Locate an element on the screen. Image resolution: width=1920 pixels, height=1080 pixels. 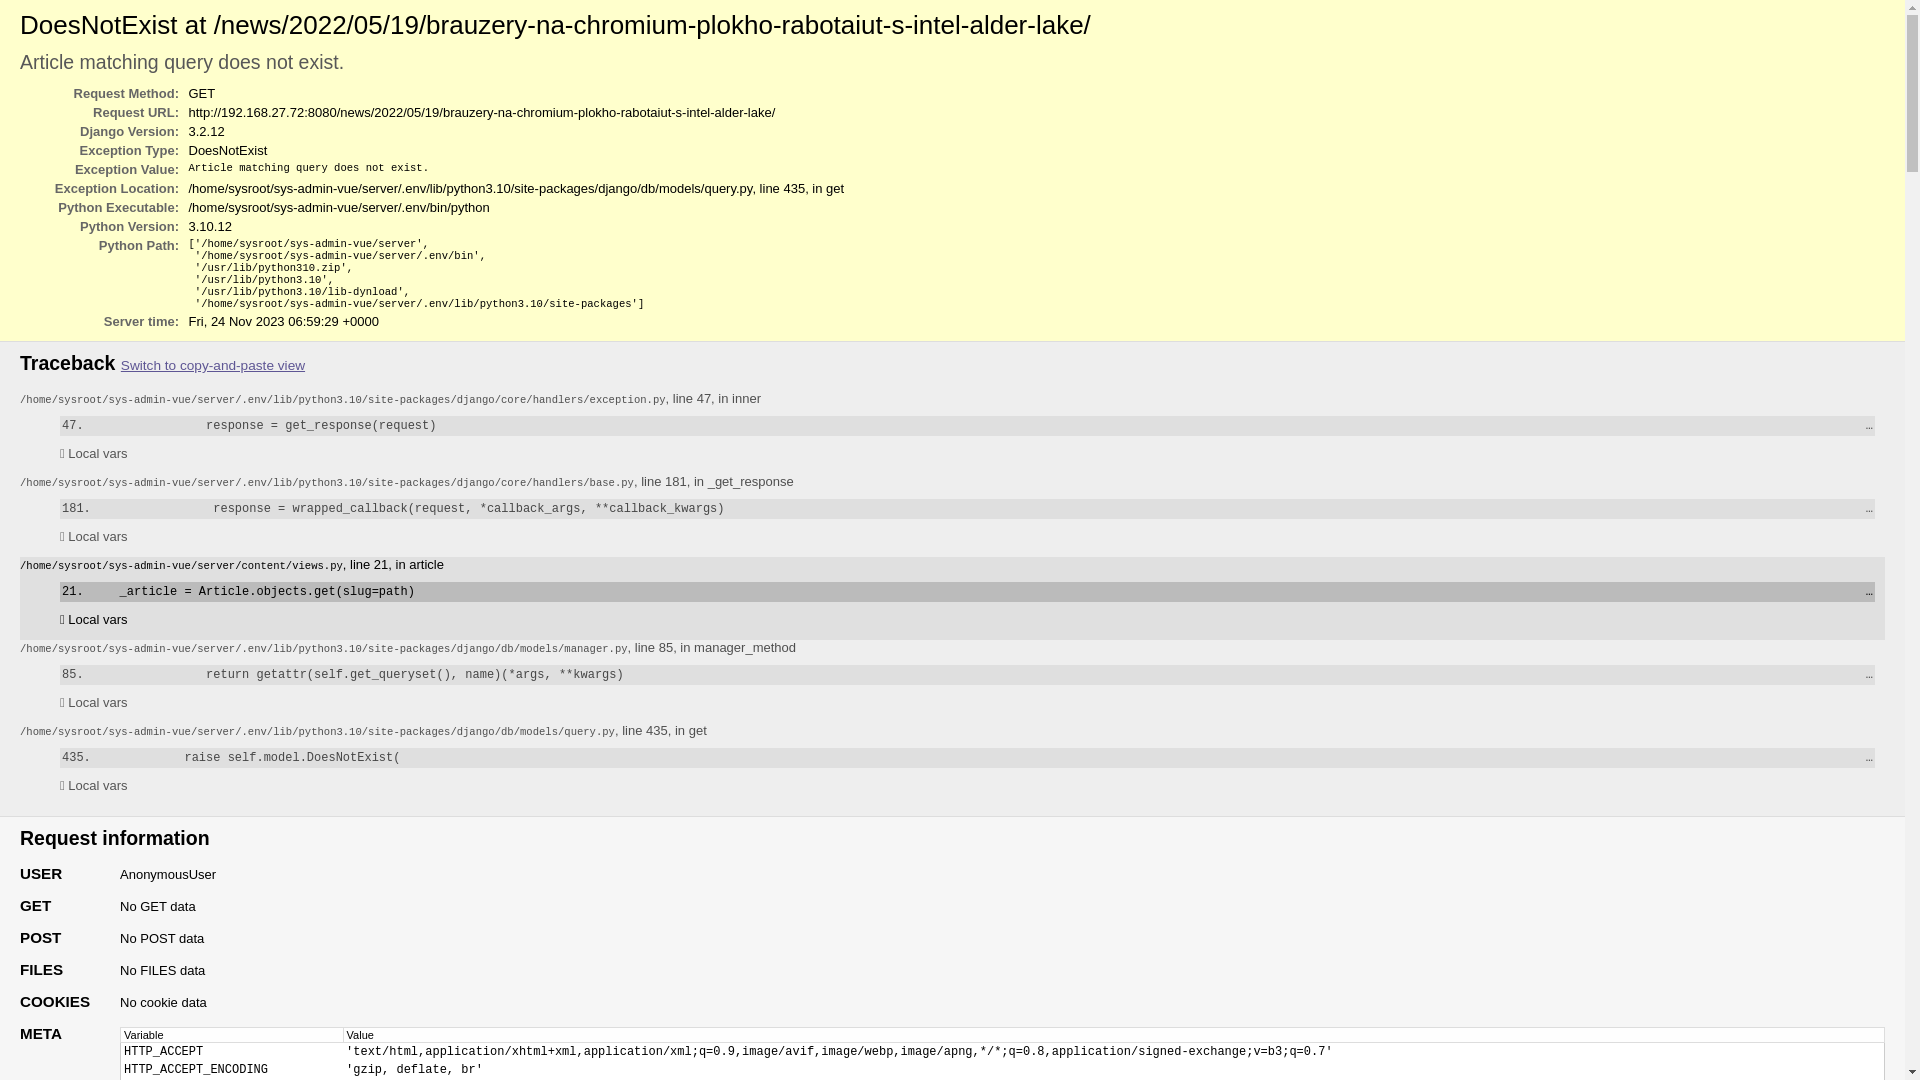
'Switch to copy-and-paste view' is located at coordinates (212, 365).